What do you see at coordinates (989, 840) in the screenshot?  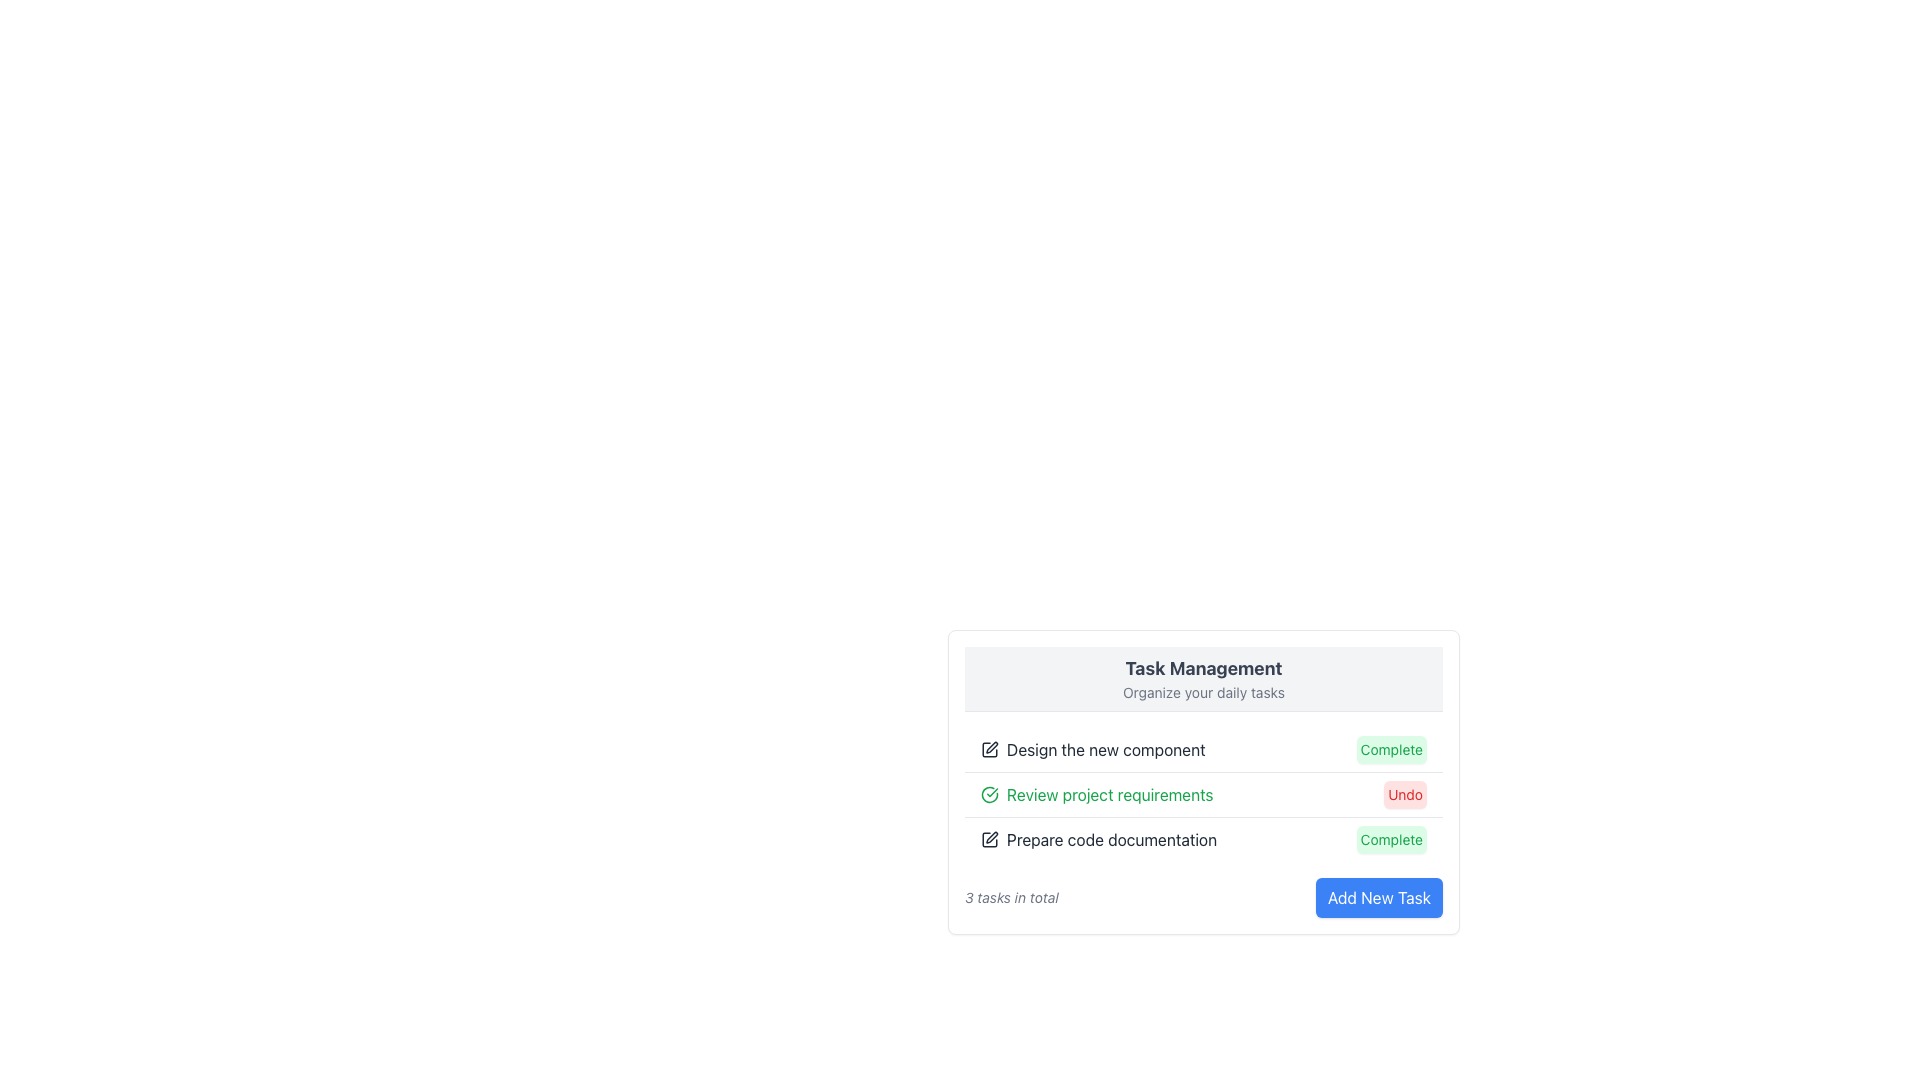 I see `the icon positioned to the left of the task title 'Prepare code documentation'` at bounding box center [989, 840].